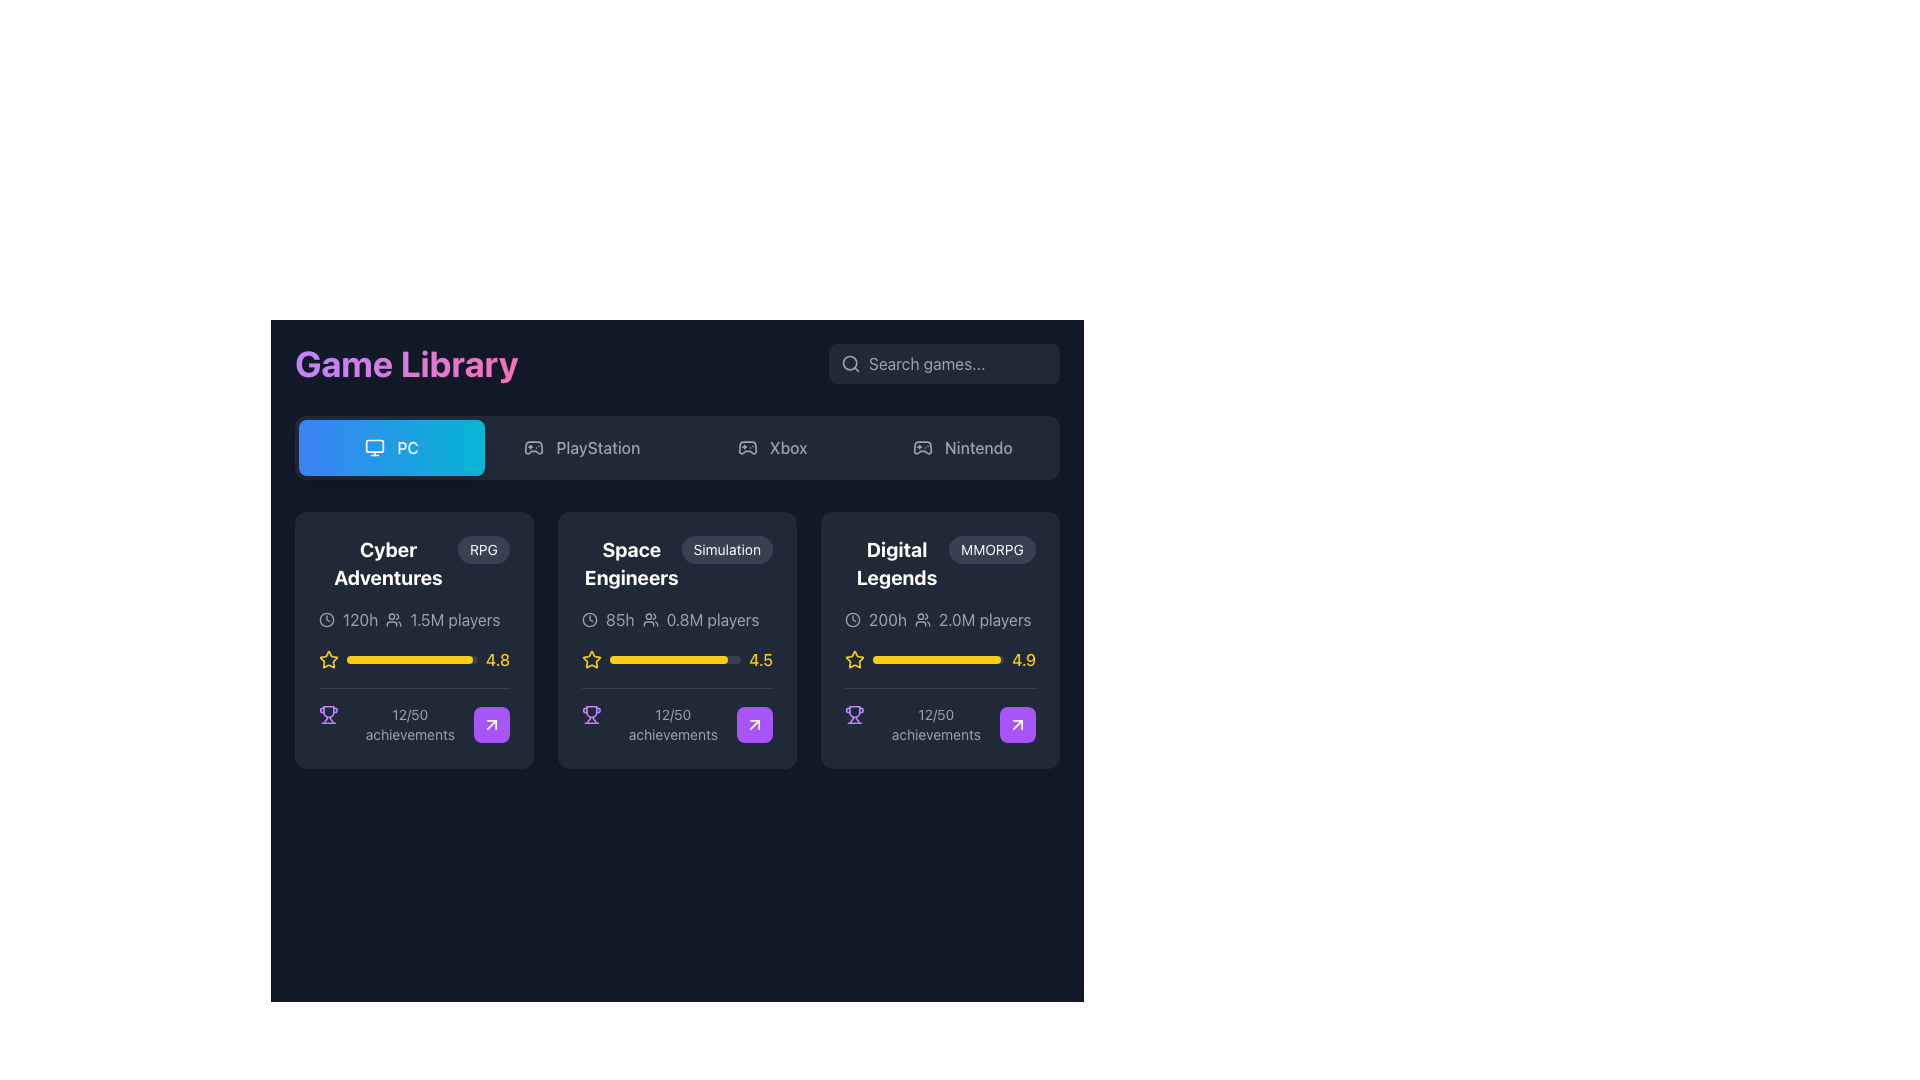  I want to click on the decorative icon indicating ranking or achievement associated with the 'Space Engineers' card, located at the bottom section adjacent to achievement text, so click(328, 711).